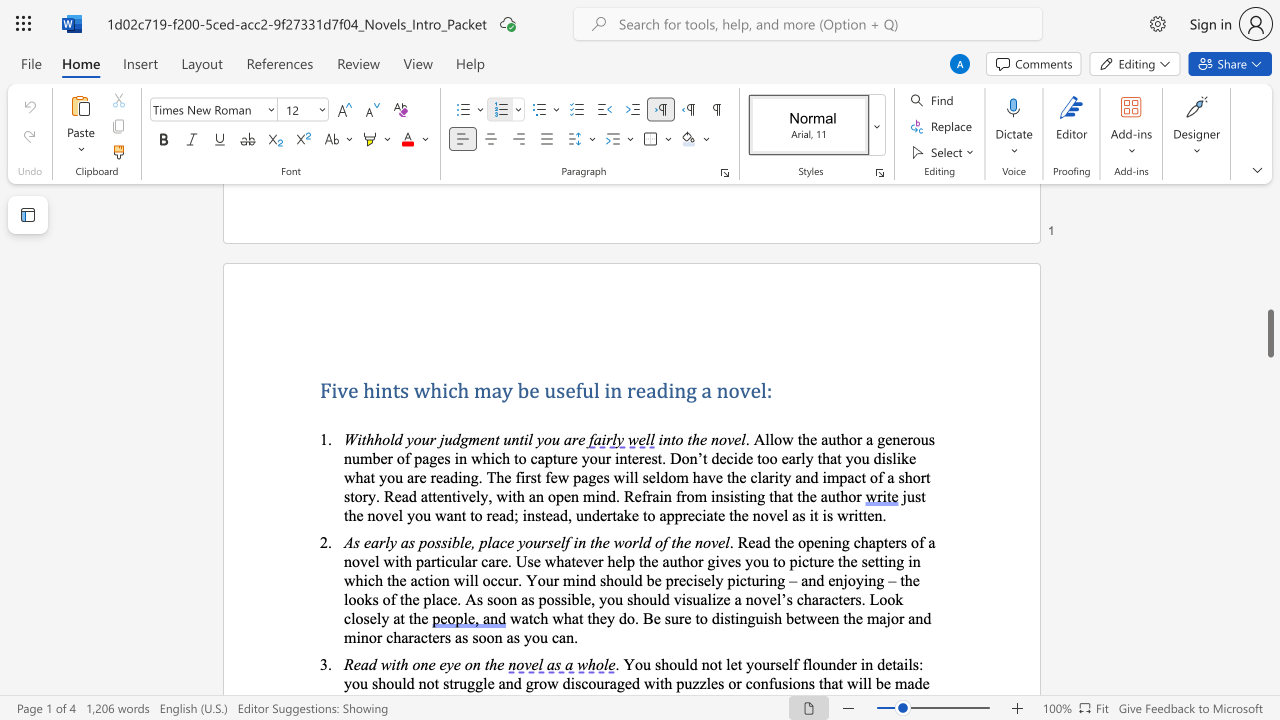 The height and width of the screenshot is (720, 1280). I want to click on the 6th character "t" in the text, so click(641, 561).